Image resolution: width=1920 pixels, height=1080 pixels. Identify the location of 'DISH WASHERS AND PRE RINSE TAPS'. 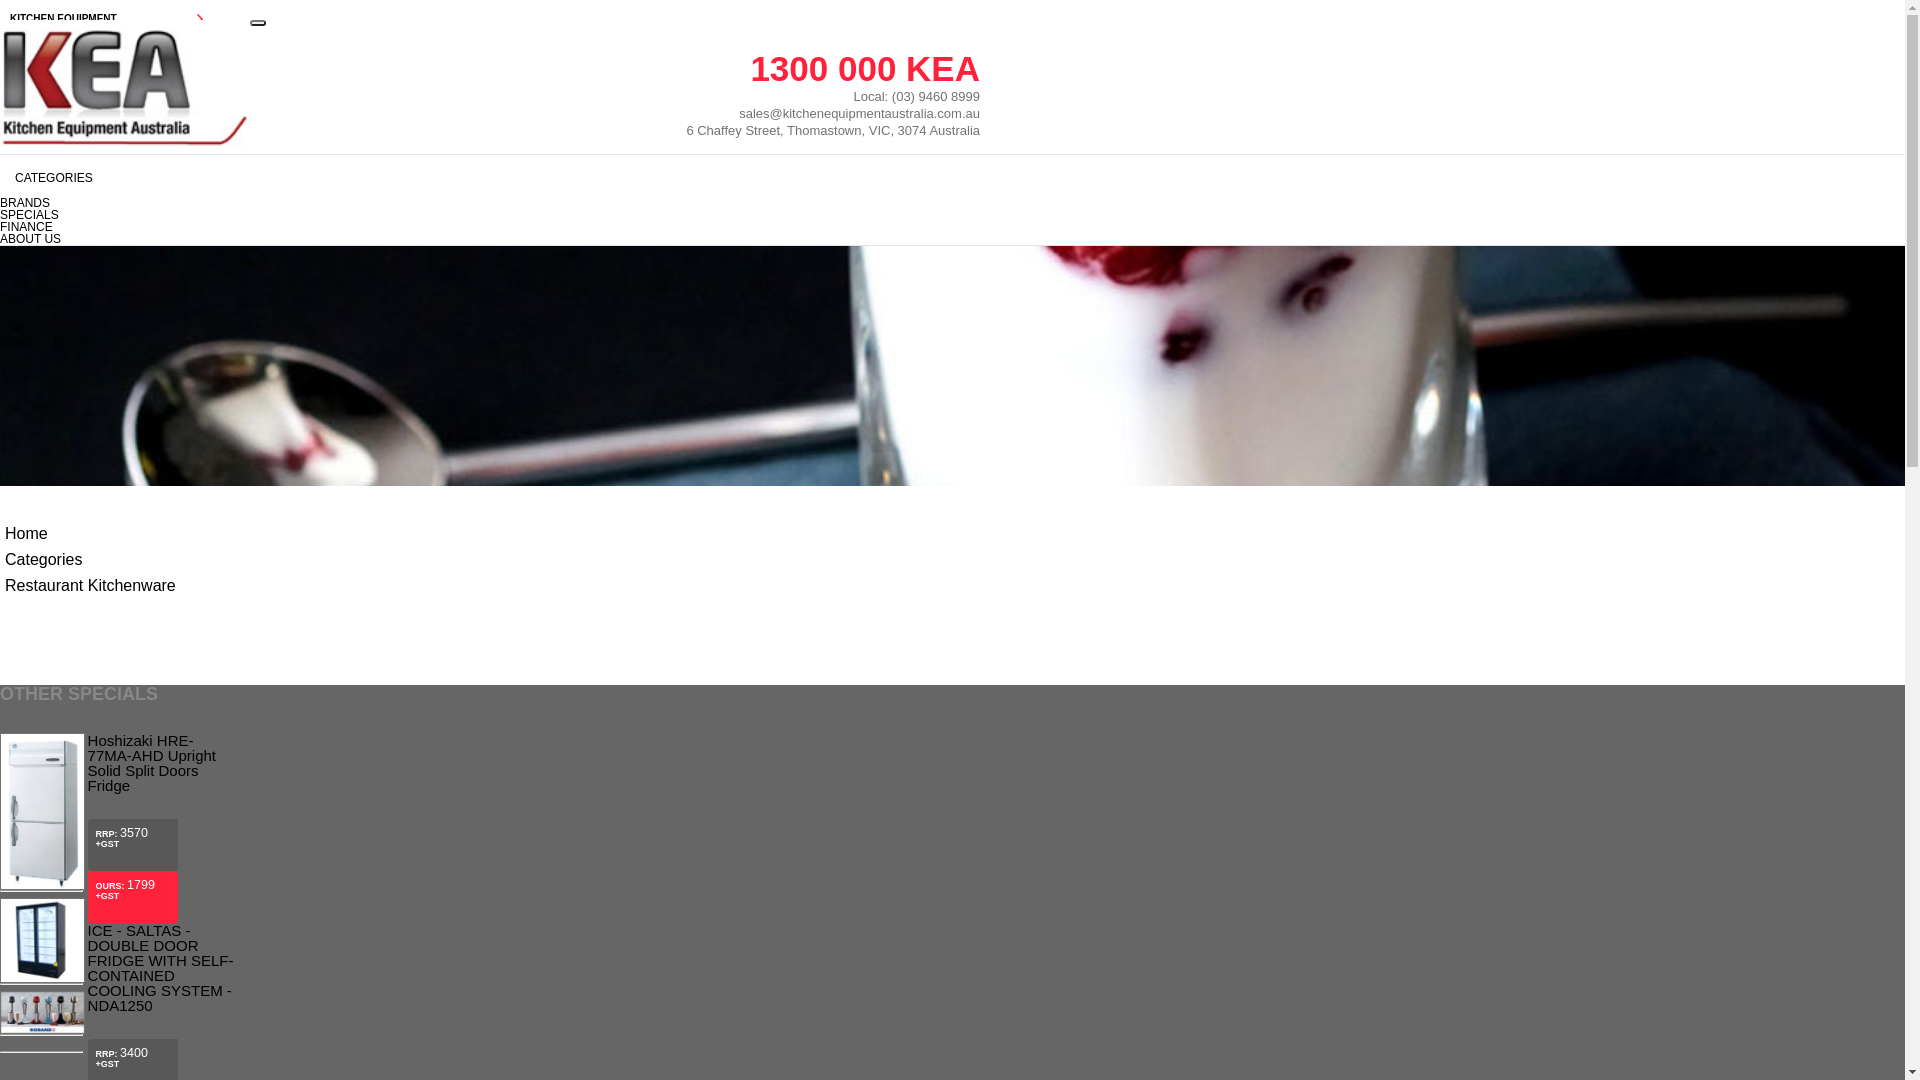
(109, 208).